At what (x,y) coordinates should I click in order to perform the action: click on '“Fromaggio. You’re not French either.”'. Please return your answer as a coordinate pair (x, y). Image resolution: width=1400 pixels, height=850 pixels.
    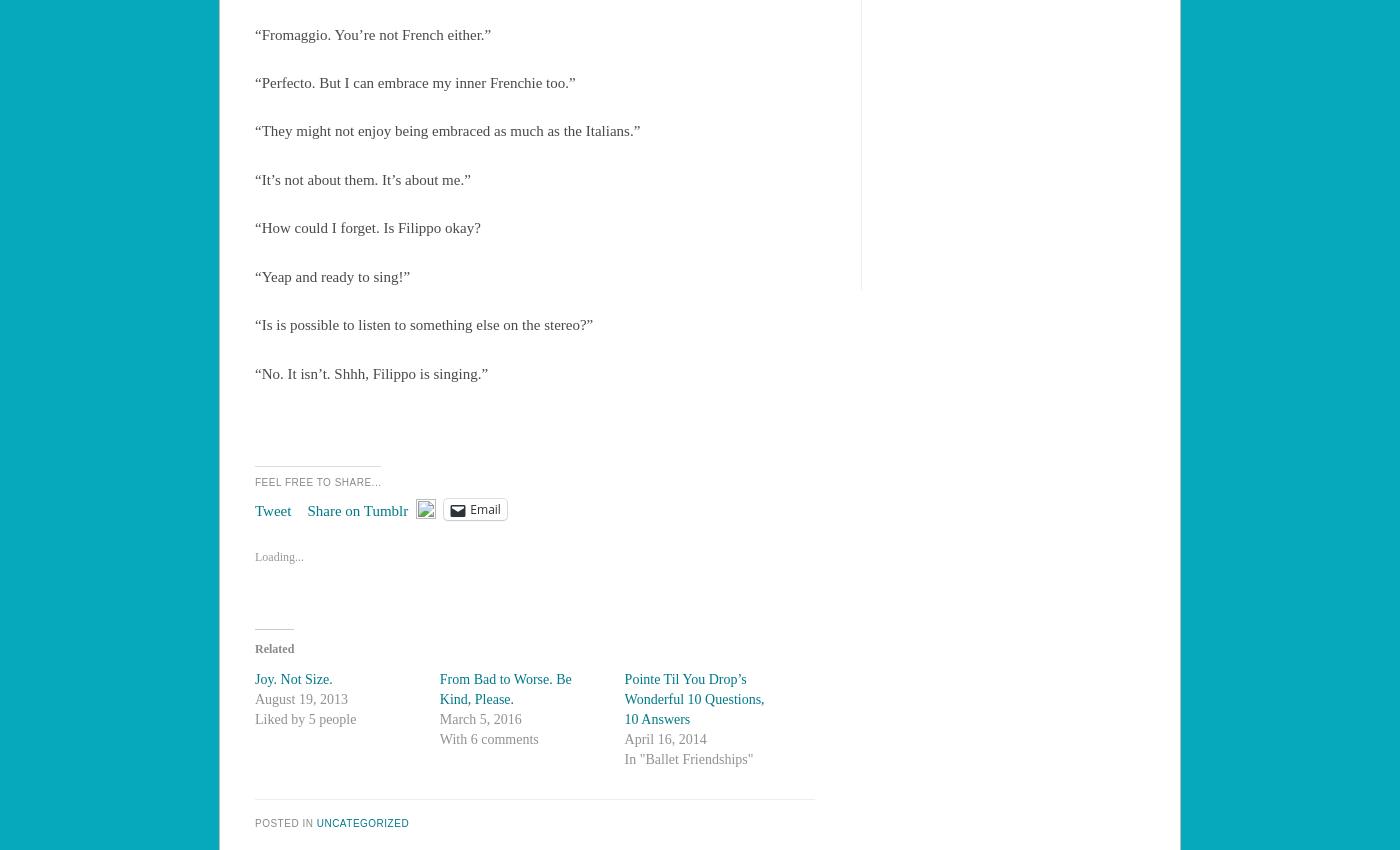
    Looking at the image, I should click on (254, 33).